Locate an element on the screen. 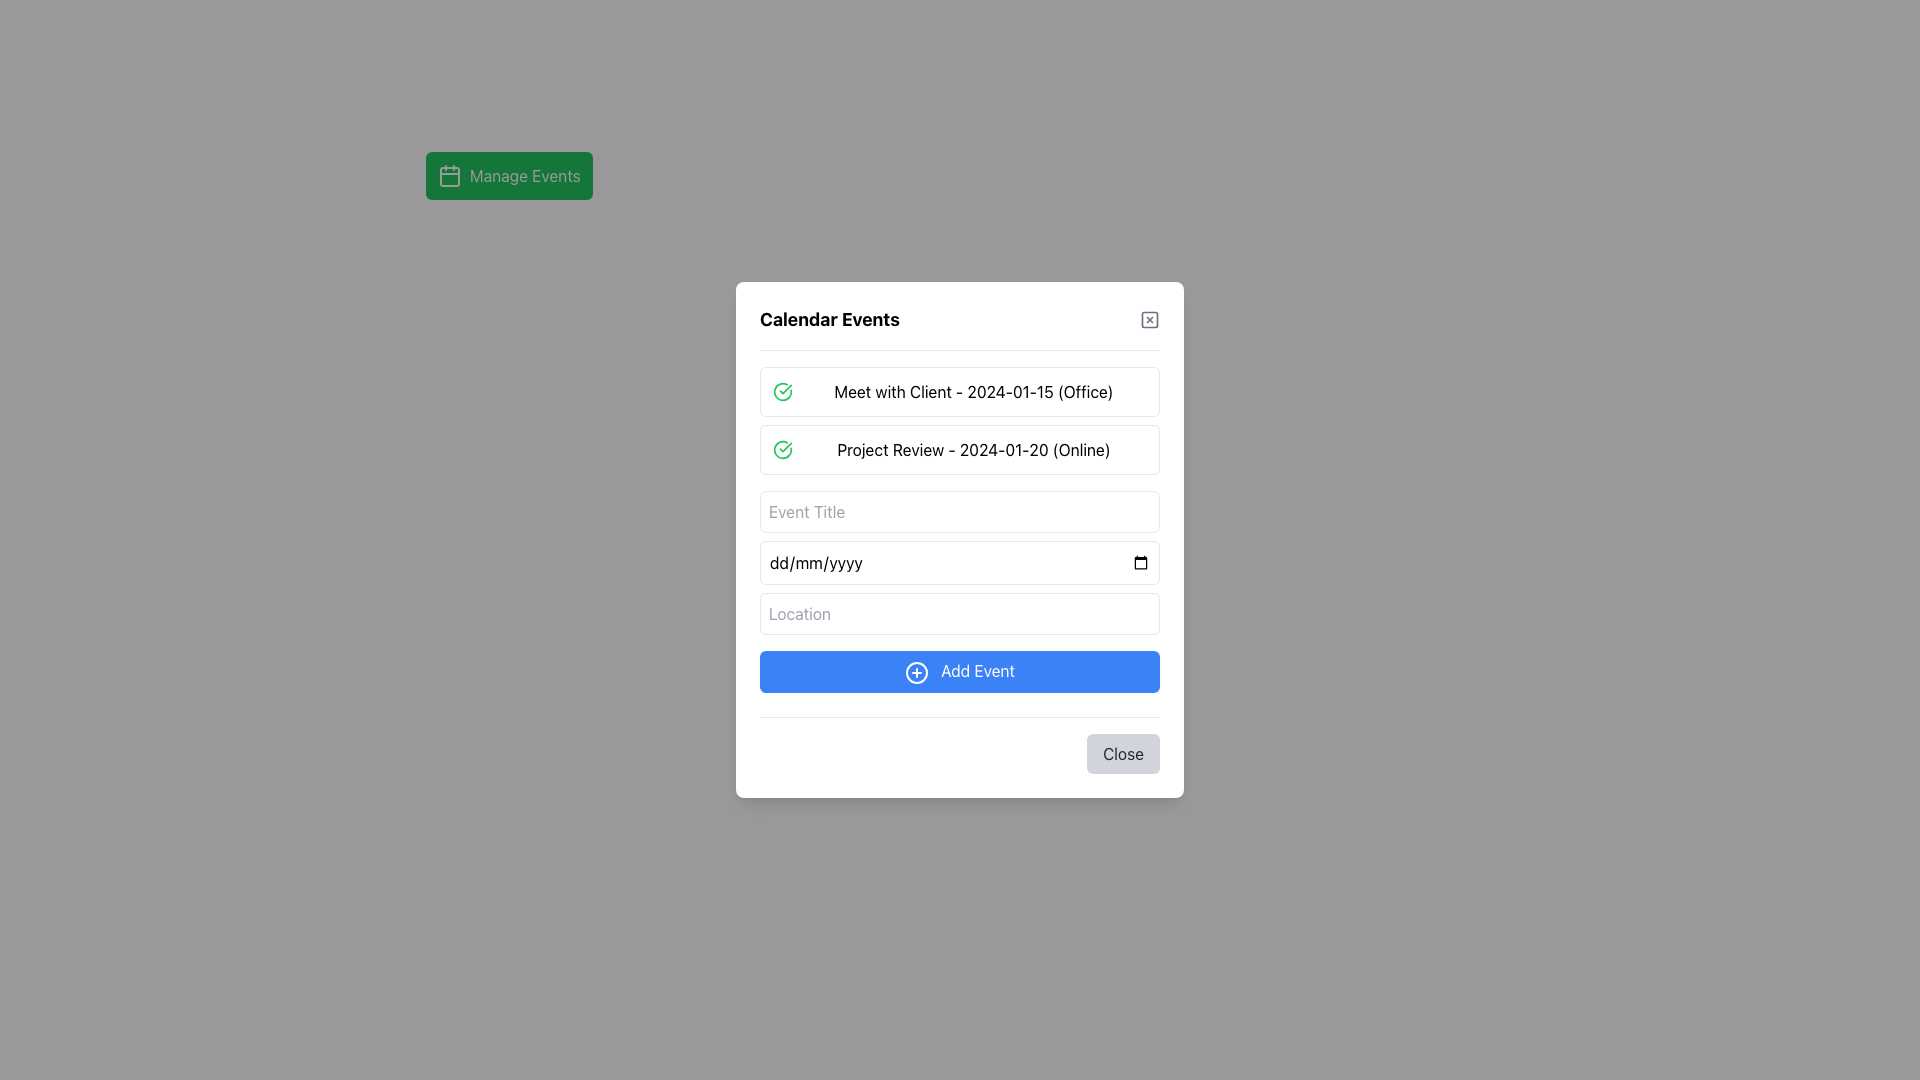 Image resolution: width=1920 pixels, height=1080 pixels. the text label displaying details of the second scheduled calendar event, which shows the topic, date, and mode (online) is located at coordinates (974, 450).